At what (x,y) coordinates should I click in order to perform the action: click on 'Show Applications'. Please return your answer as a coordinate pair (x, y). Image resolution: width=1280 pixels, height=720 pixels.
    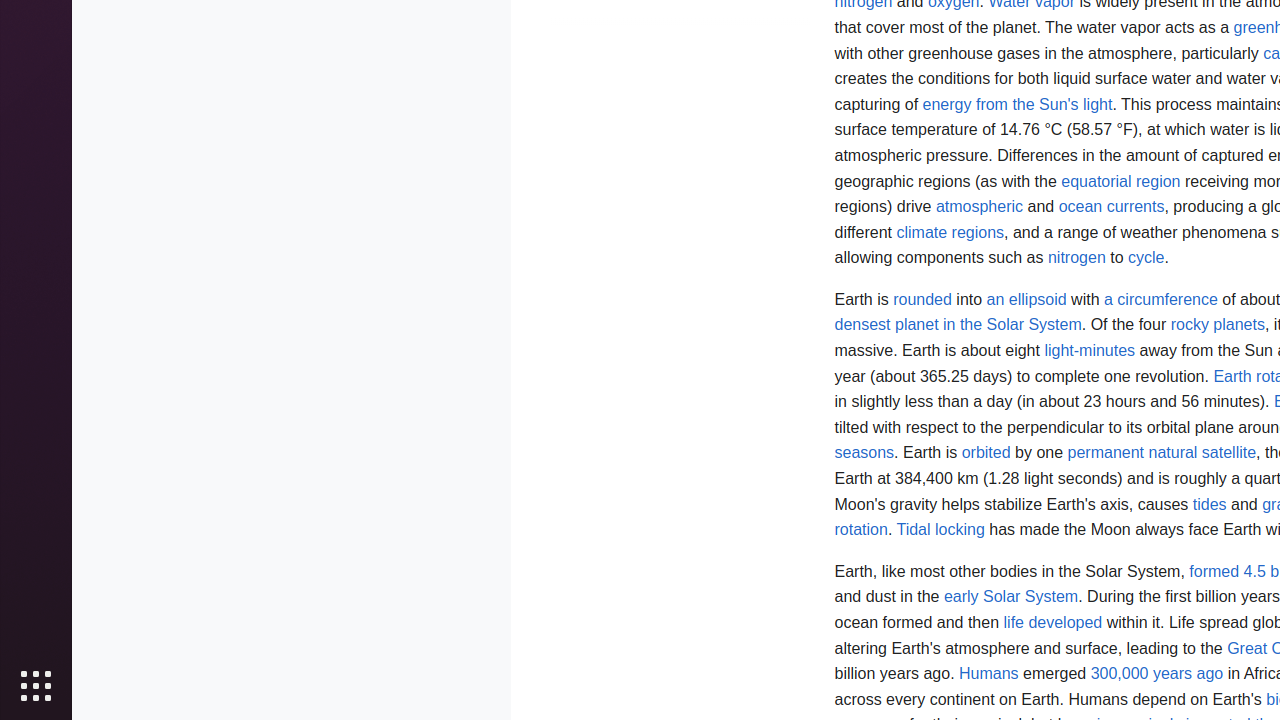
    Looking at the image, I should click on (35, 685).